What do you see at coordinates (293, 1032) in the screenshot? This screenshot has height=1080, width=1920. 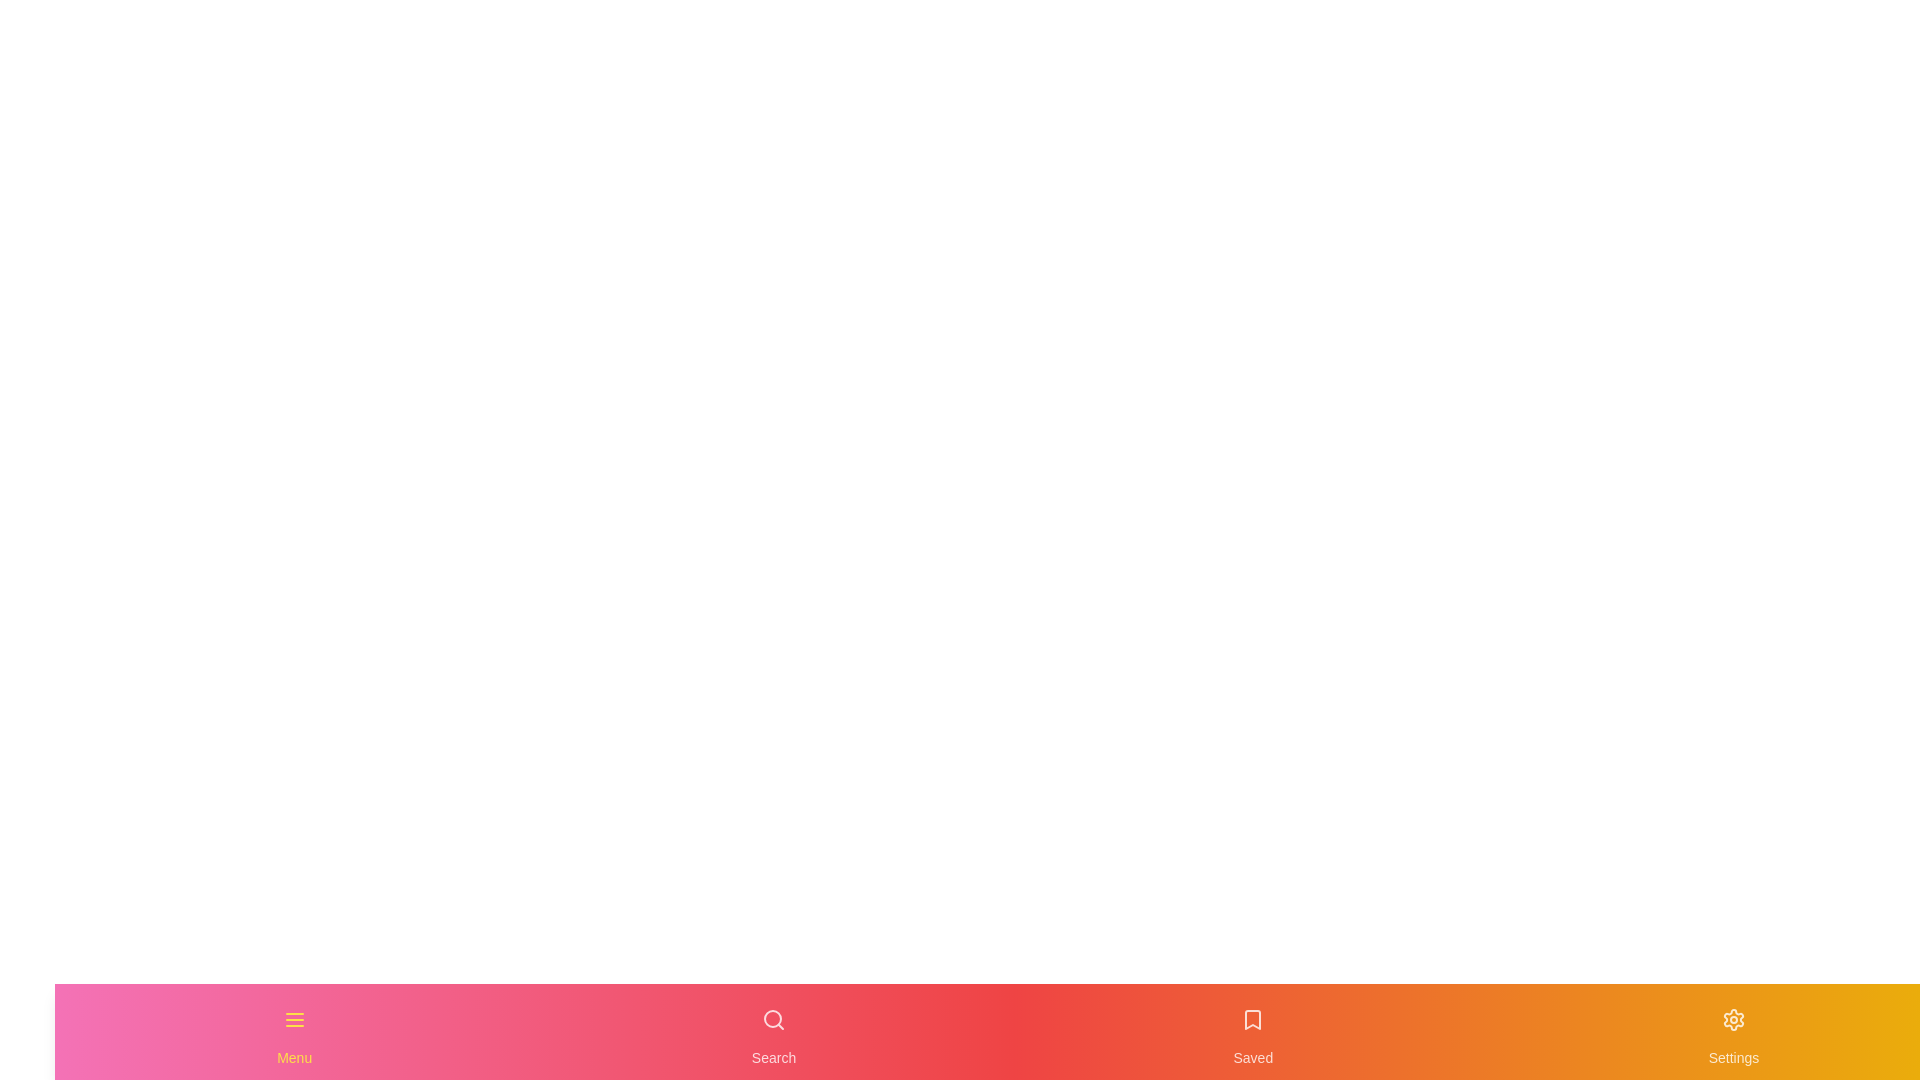 I see `the navigation item labeled Menu to highlight it` at bounding box center [293, 1032].